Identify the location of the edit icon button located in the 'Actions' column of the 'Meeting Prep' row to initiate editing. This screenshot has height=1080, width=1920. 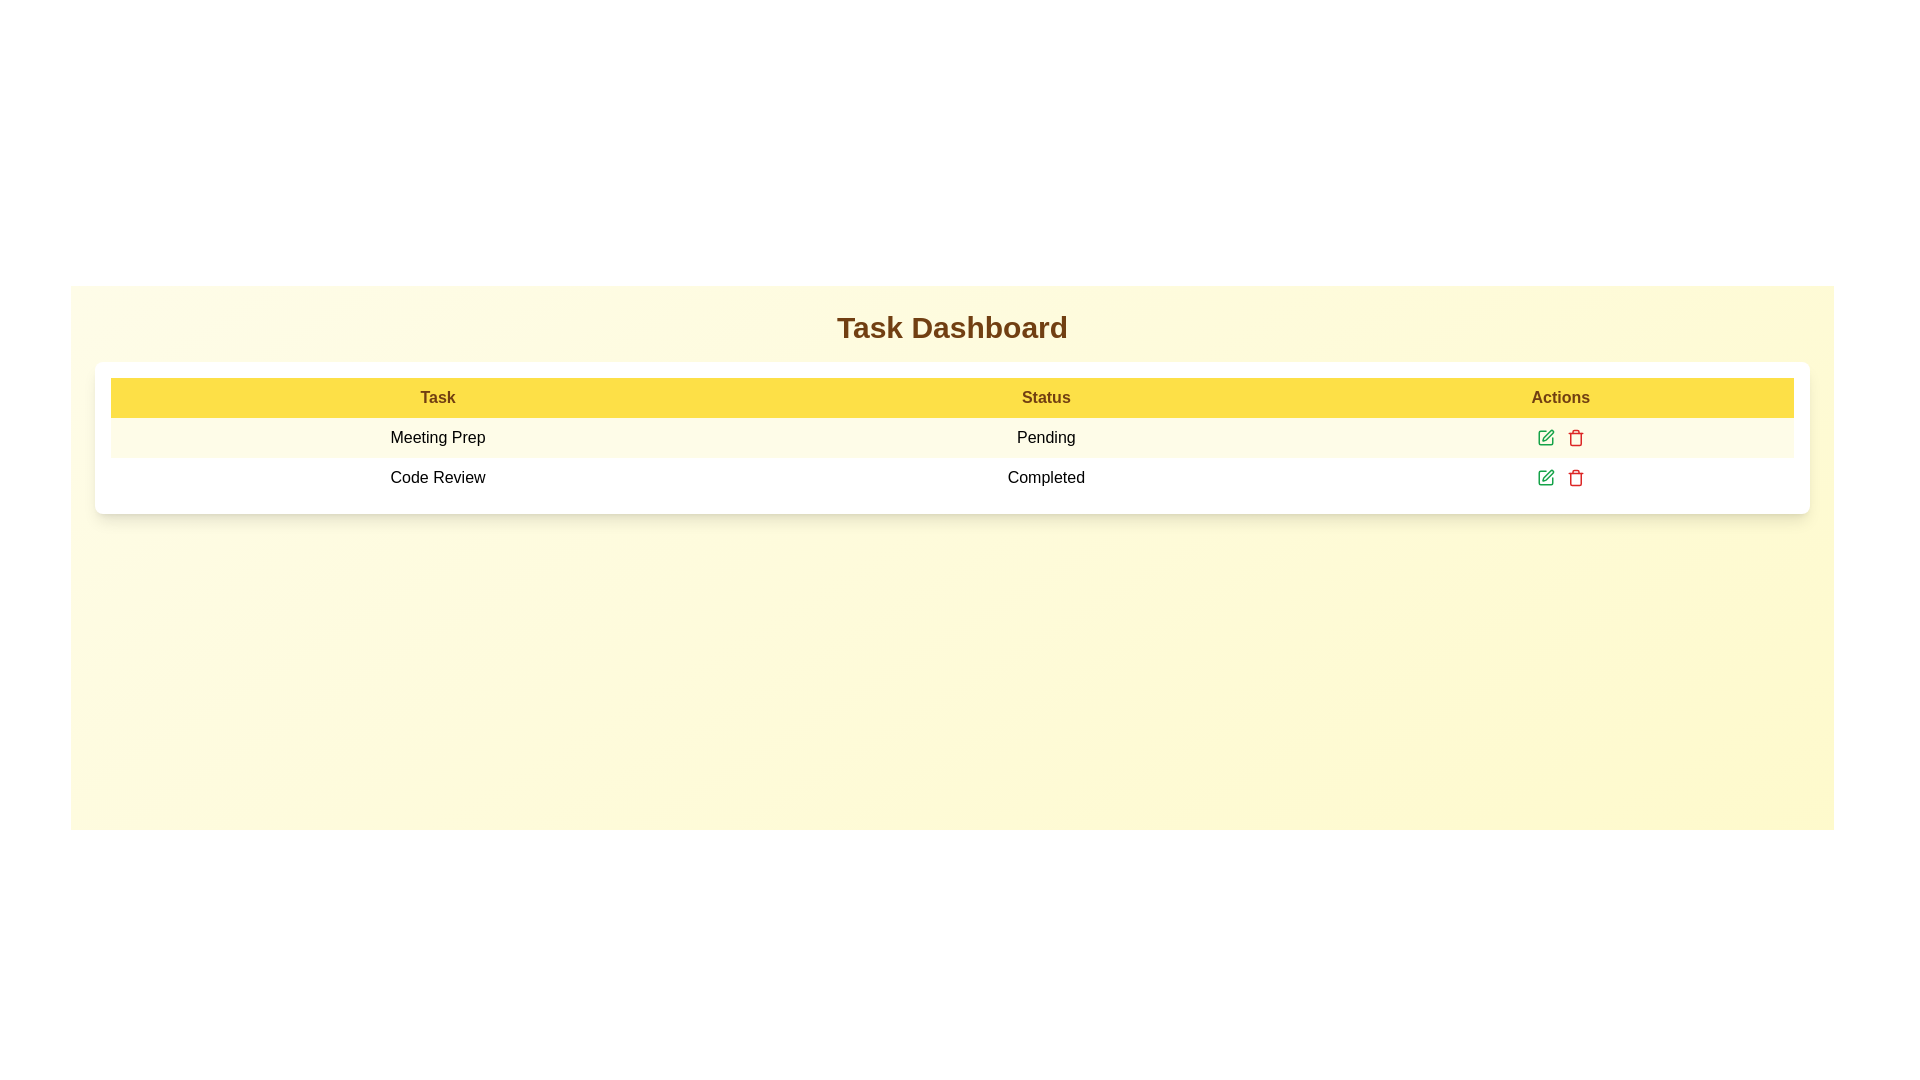
(1544, 437).